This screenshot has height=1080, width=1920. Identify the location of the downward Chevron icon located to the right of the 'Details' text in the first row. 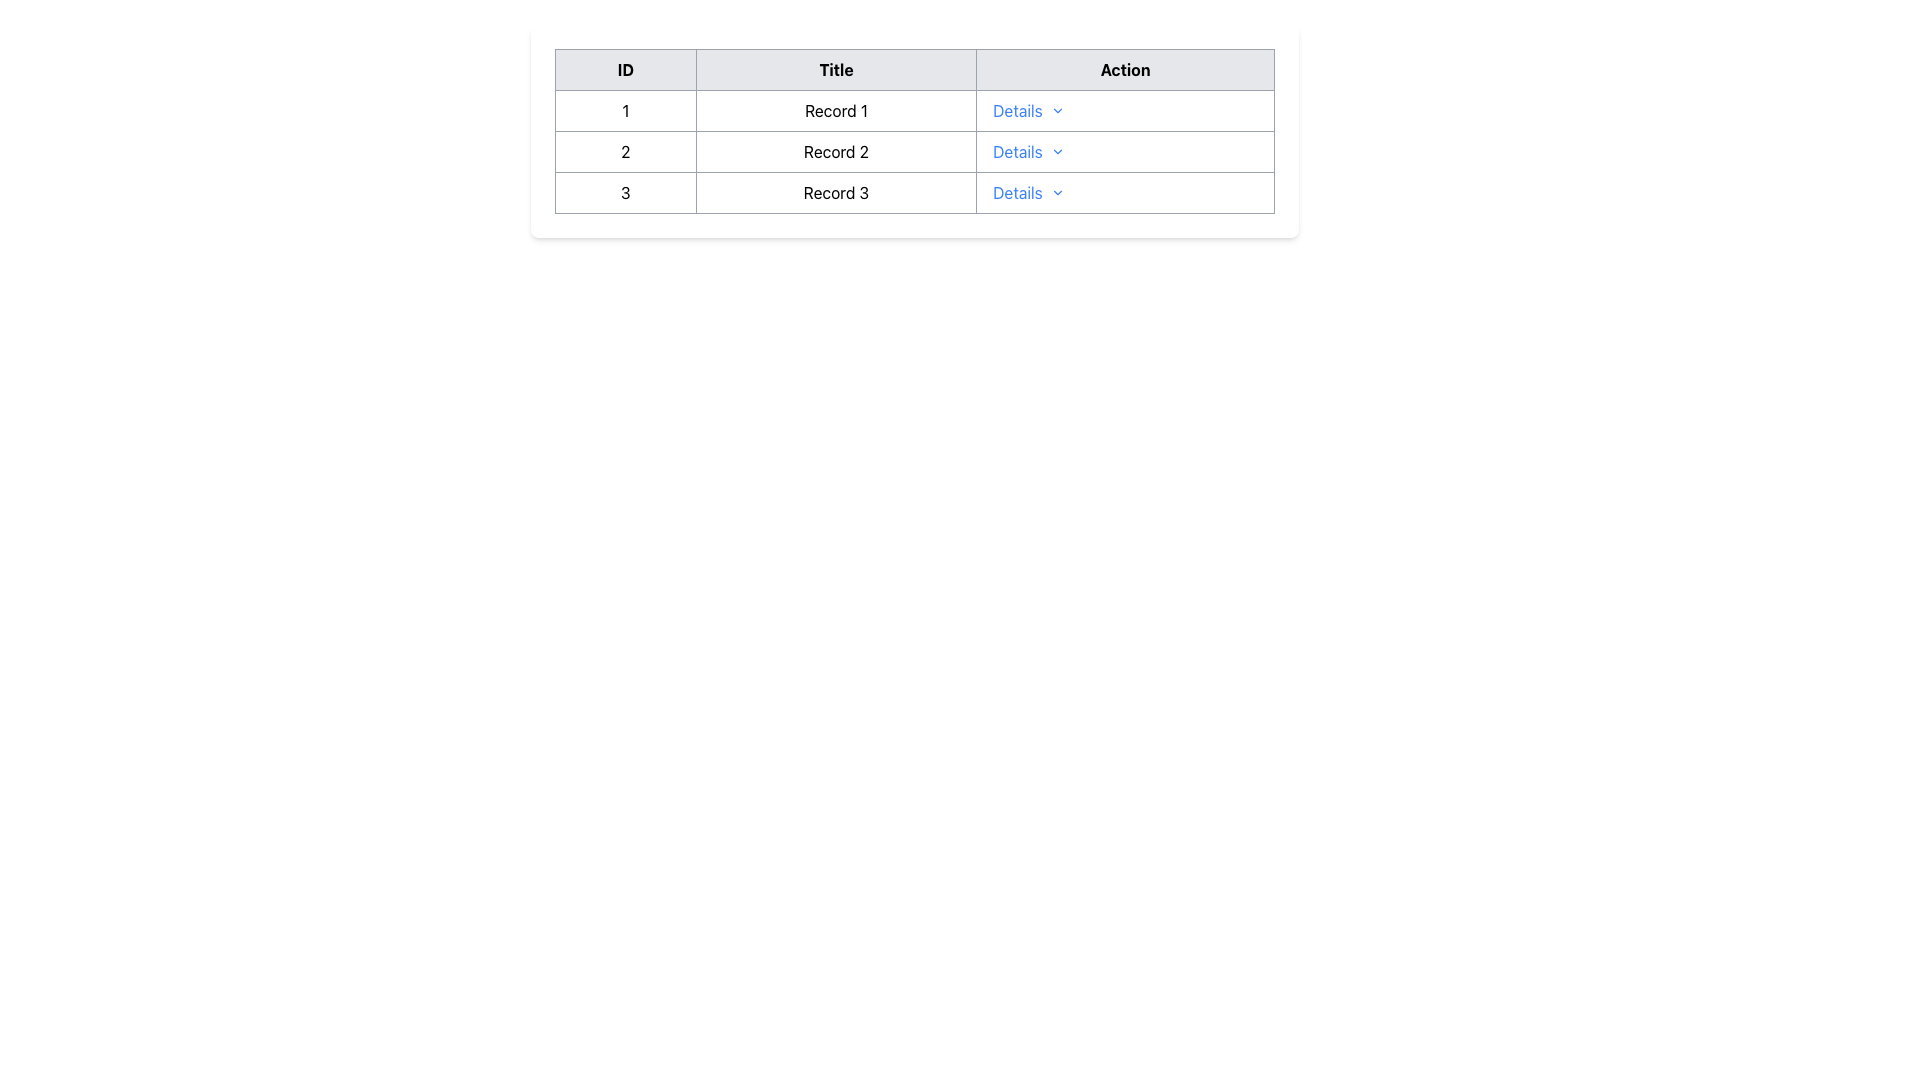
(1056, 111).